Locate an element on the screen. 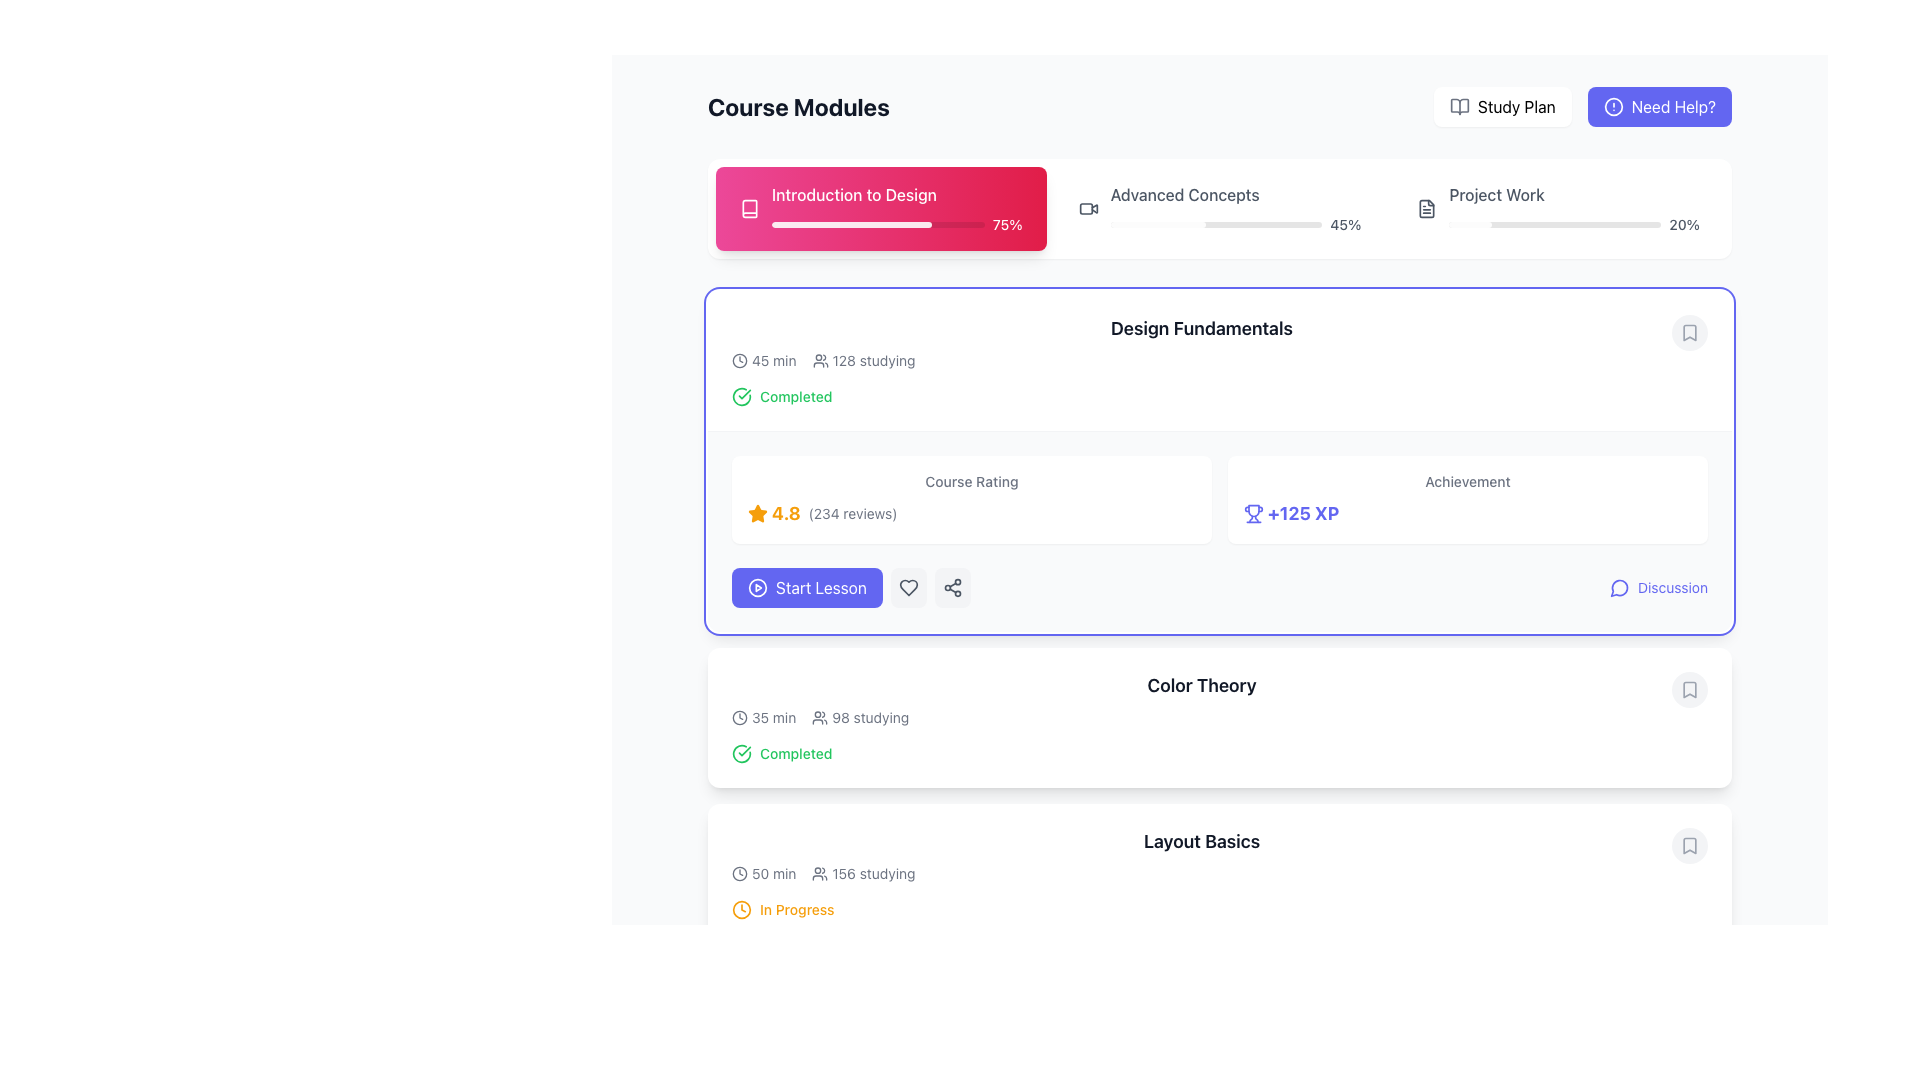  the completion icon located to the left of the 'Completed' text in the 'Design Fundamentals' course module section is located at coordinates (741, 397).